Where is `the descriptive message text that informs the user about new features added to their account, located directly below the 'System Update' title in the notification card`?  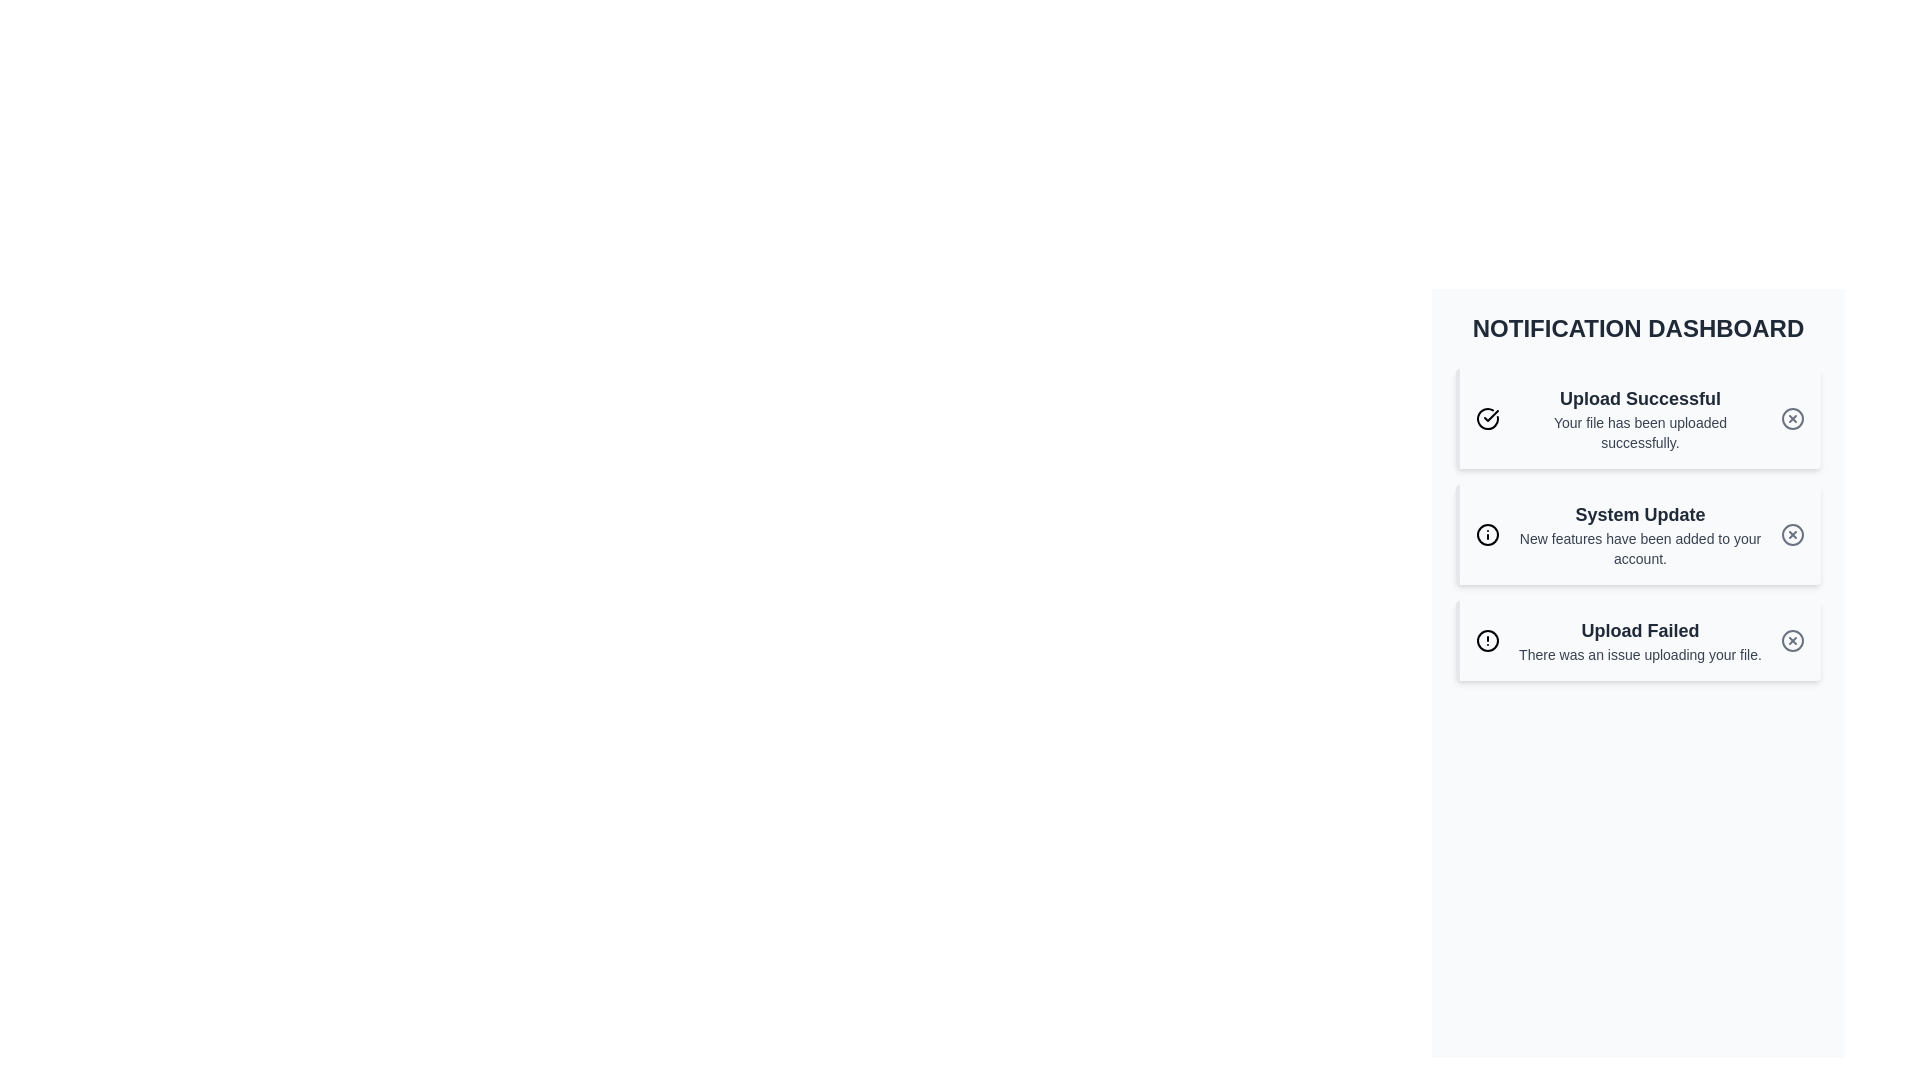
the descriptive message text that informs the user about new features added to their account, located directly below the 'System Update' title in the notification card is located at coordinates (1640, 548).